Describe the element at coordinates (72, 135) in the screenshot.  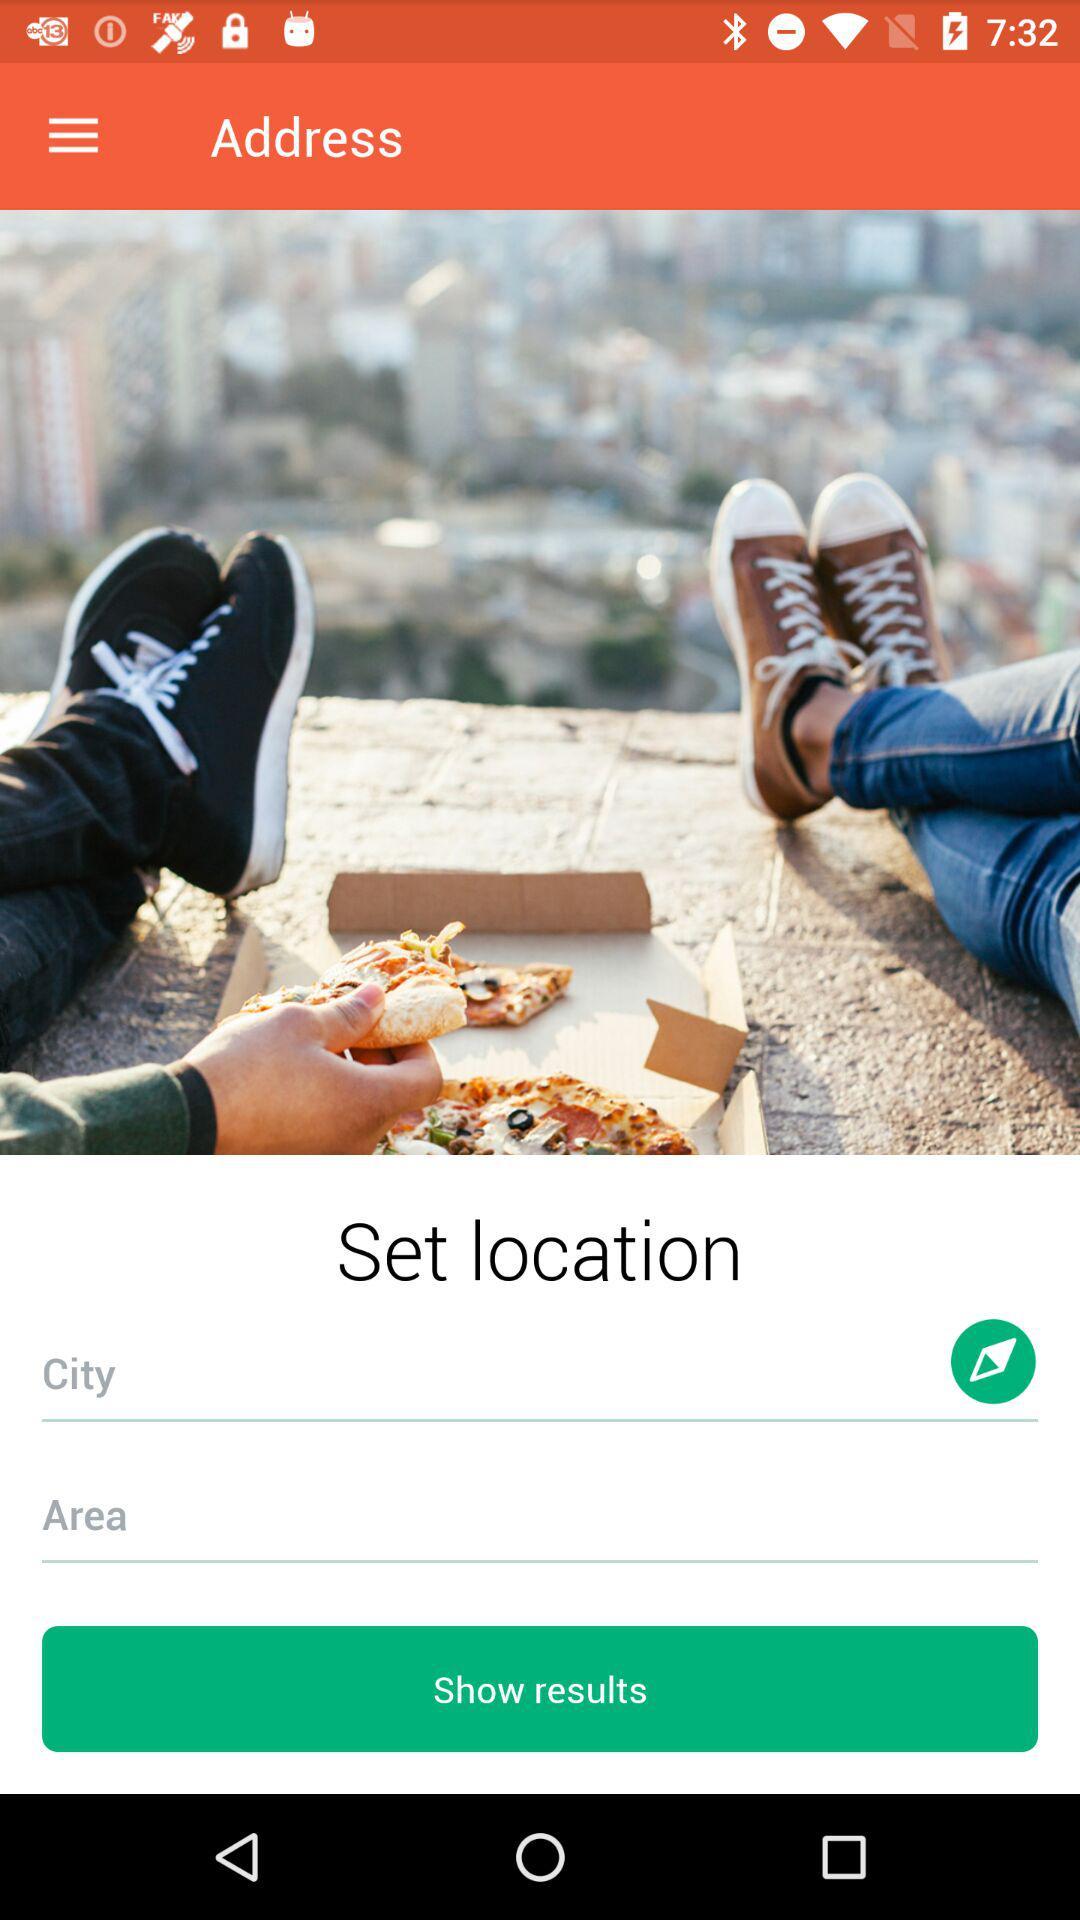
I see `the item at the top left corner` at that location.